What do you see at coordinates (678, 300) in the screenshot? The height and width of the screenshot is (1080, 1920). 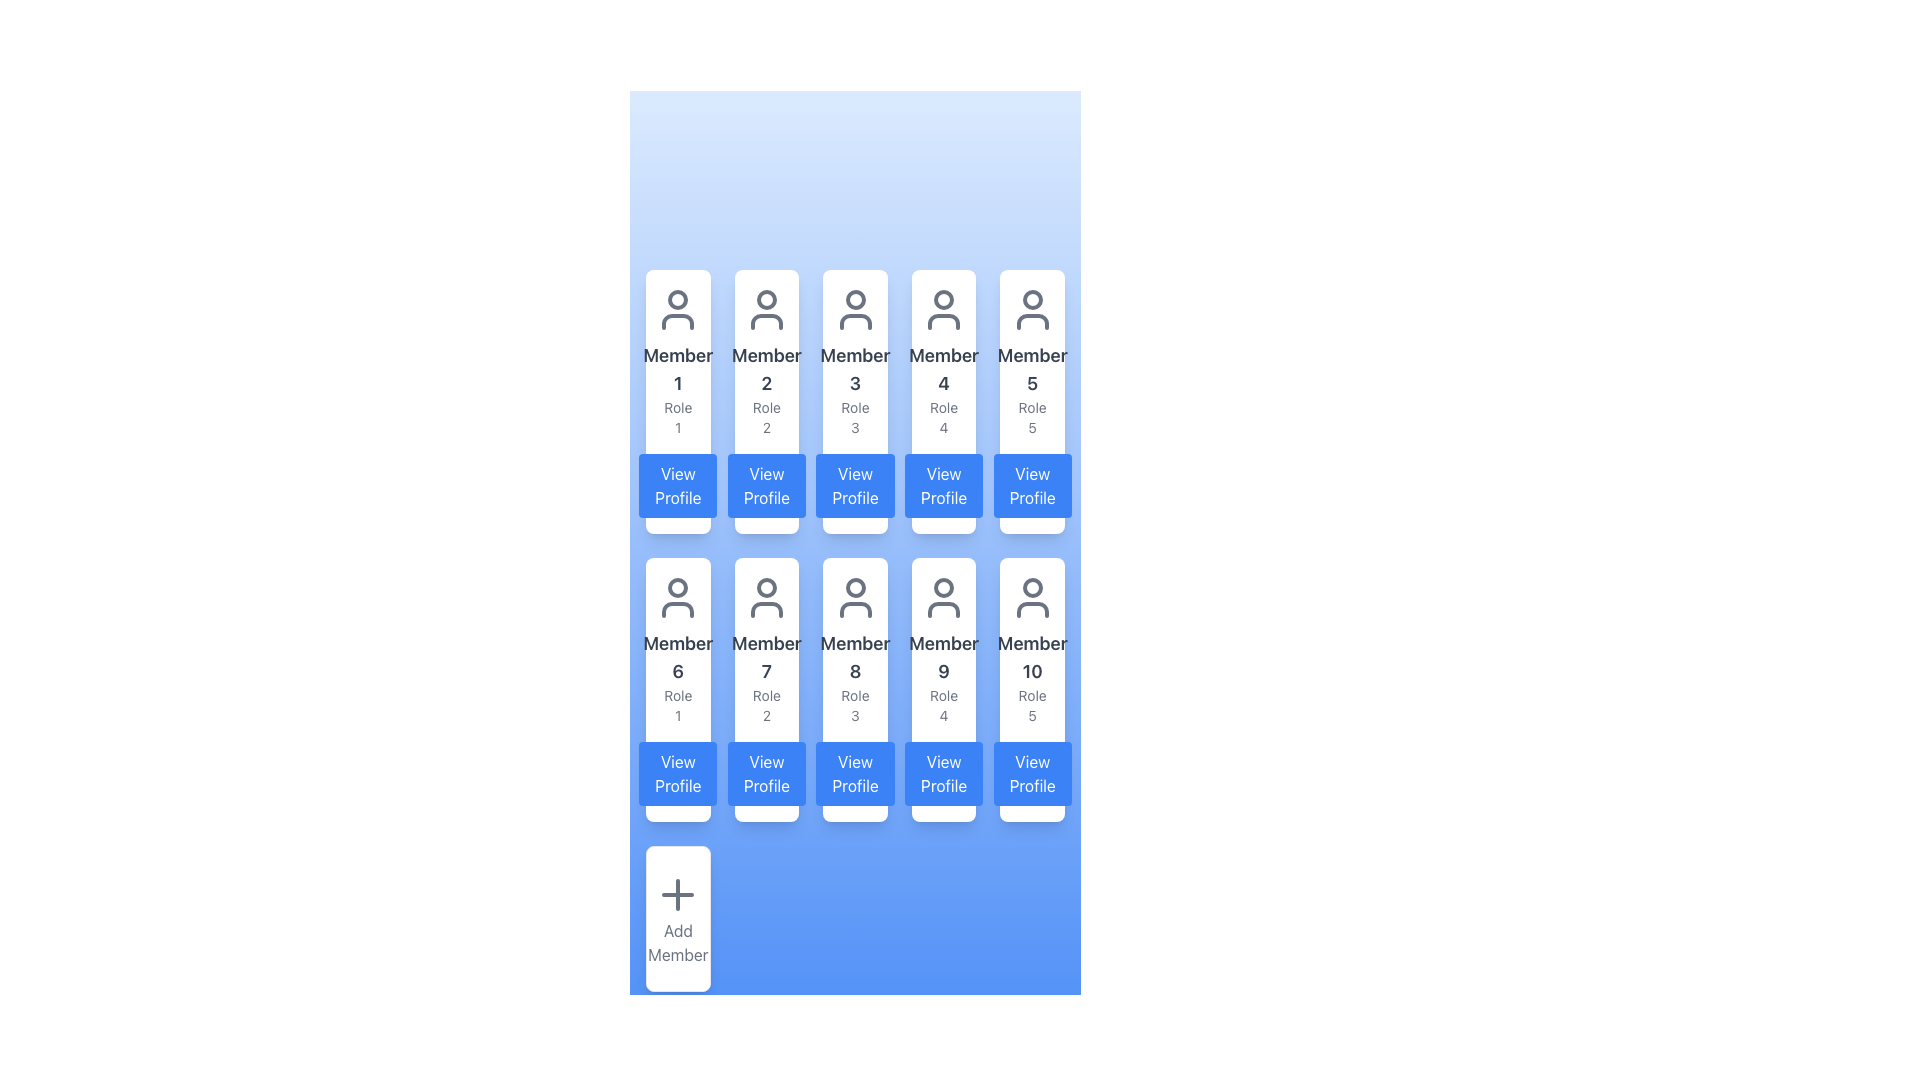 I see `the circular graphical icon at the upper part of the user profile icon for 'Member 1' to execute related actions` at bounding box center [678, 300].